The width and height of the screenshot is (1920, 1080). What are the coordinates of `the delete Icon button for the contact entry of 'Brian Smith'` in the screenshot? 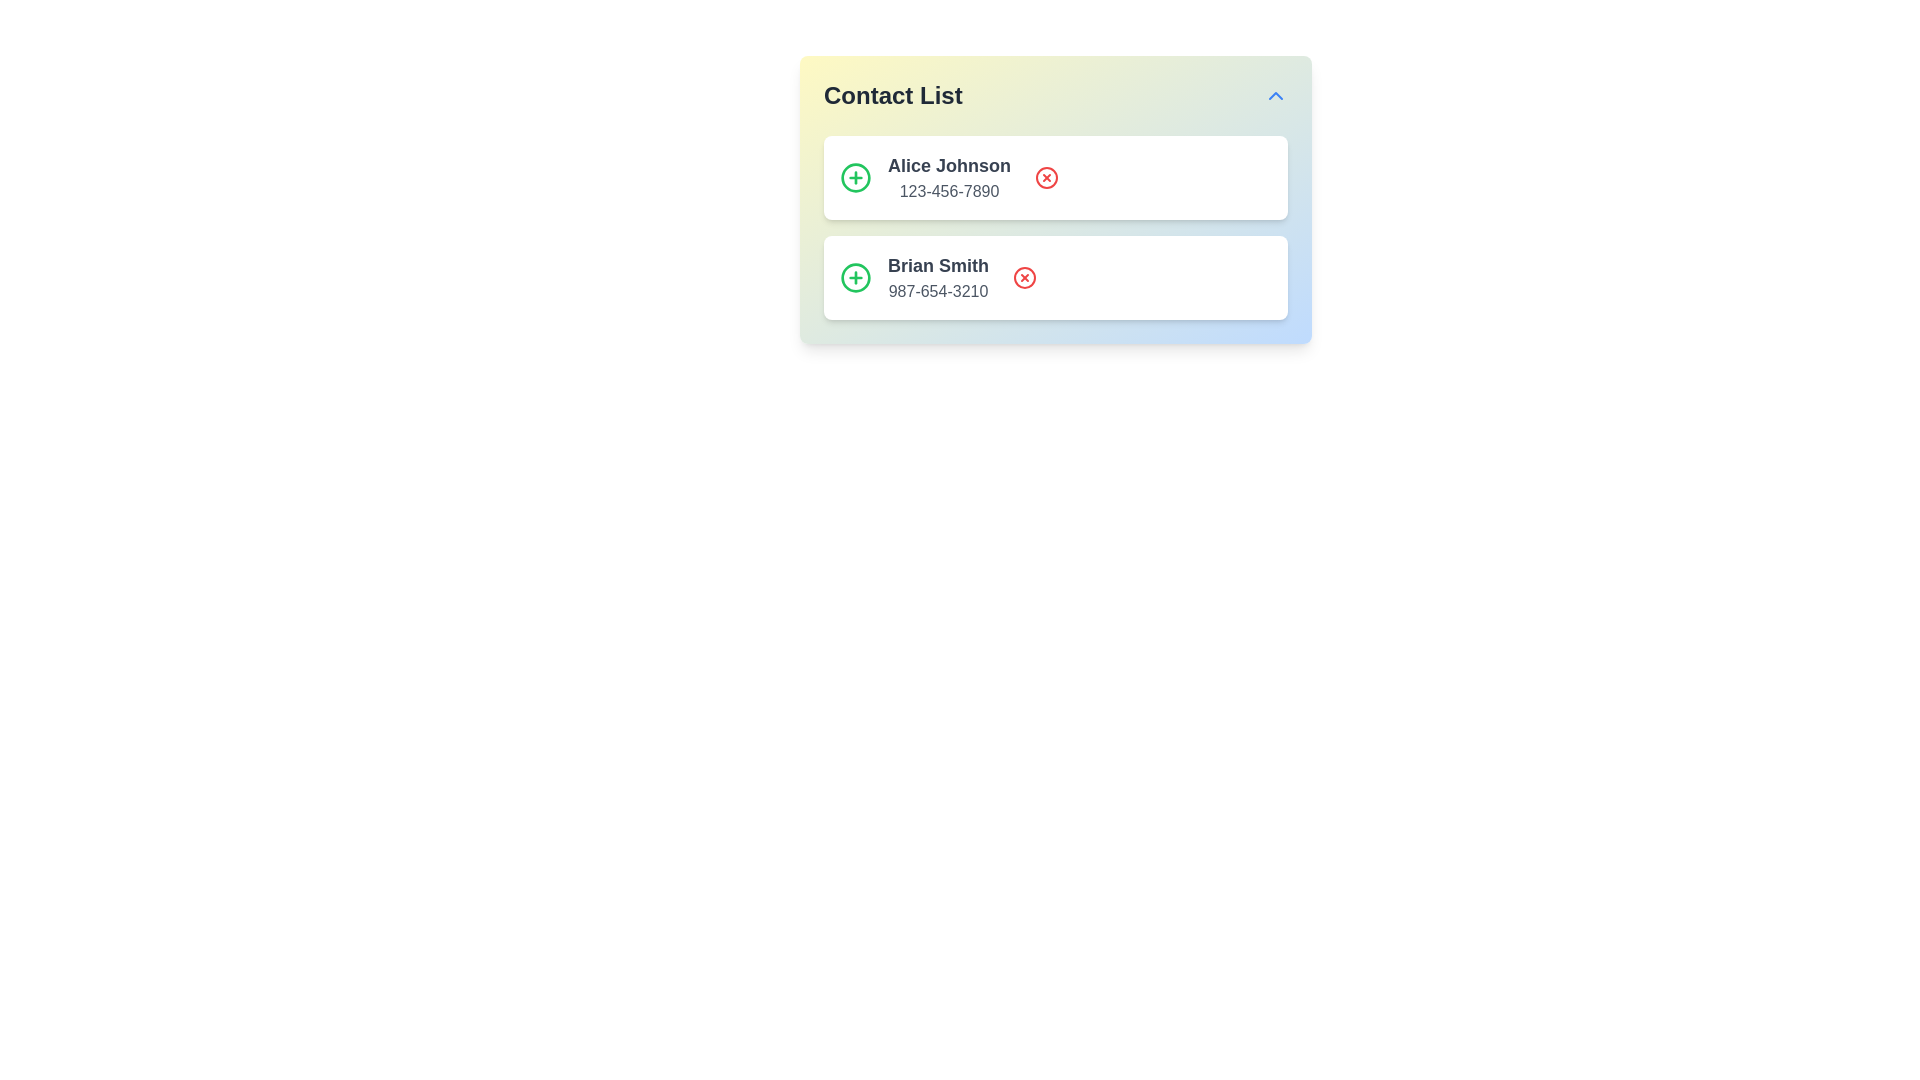 It's located at (1025, 277).